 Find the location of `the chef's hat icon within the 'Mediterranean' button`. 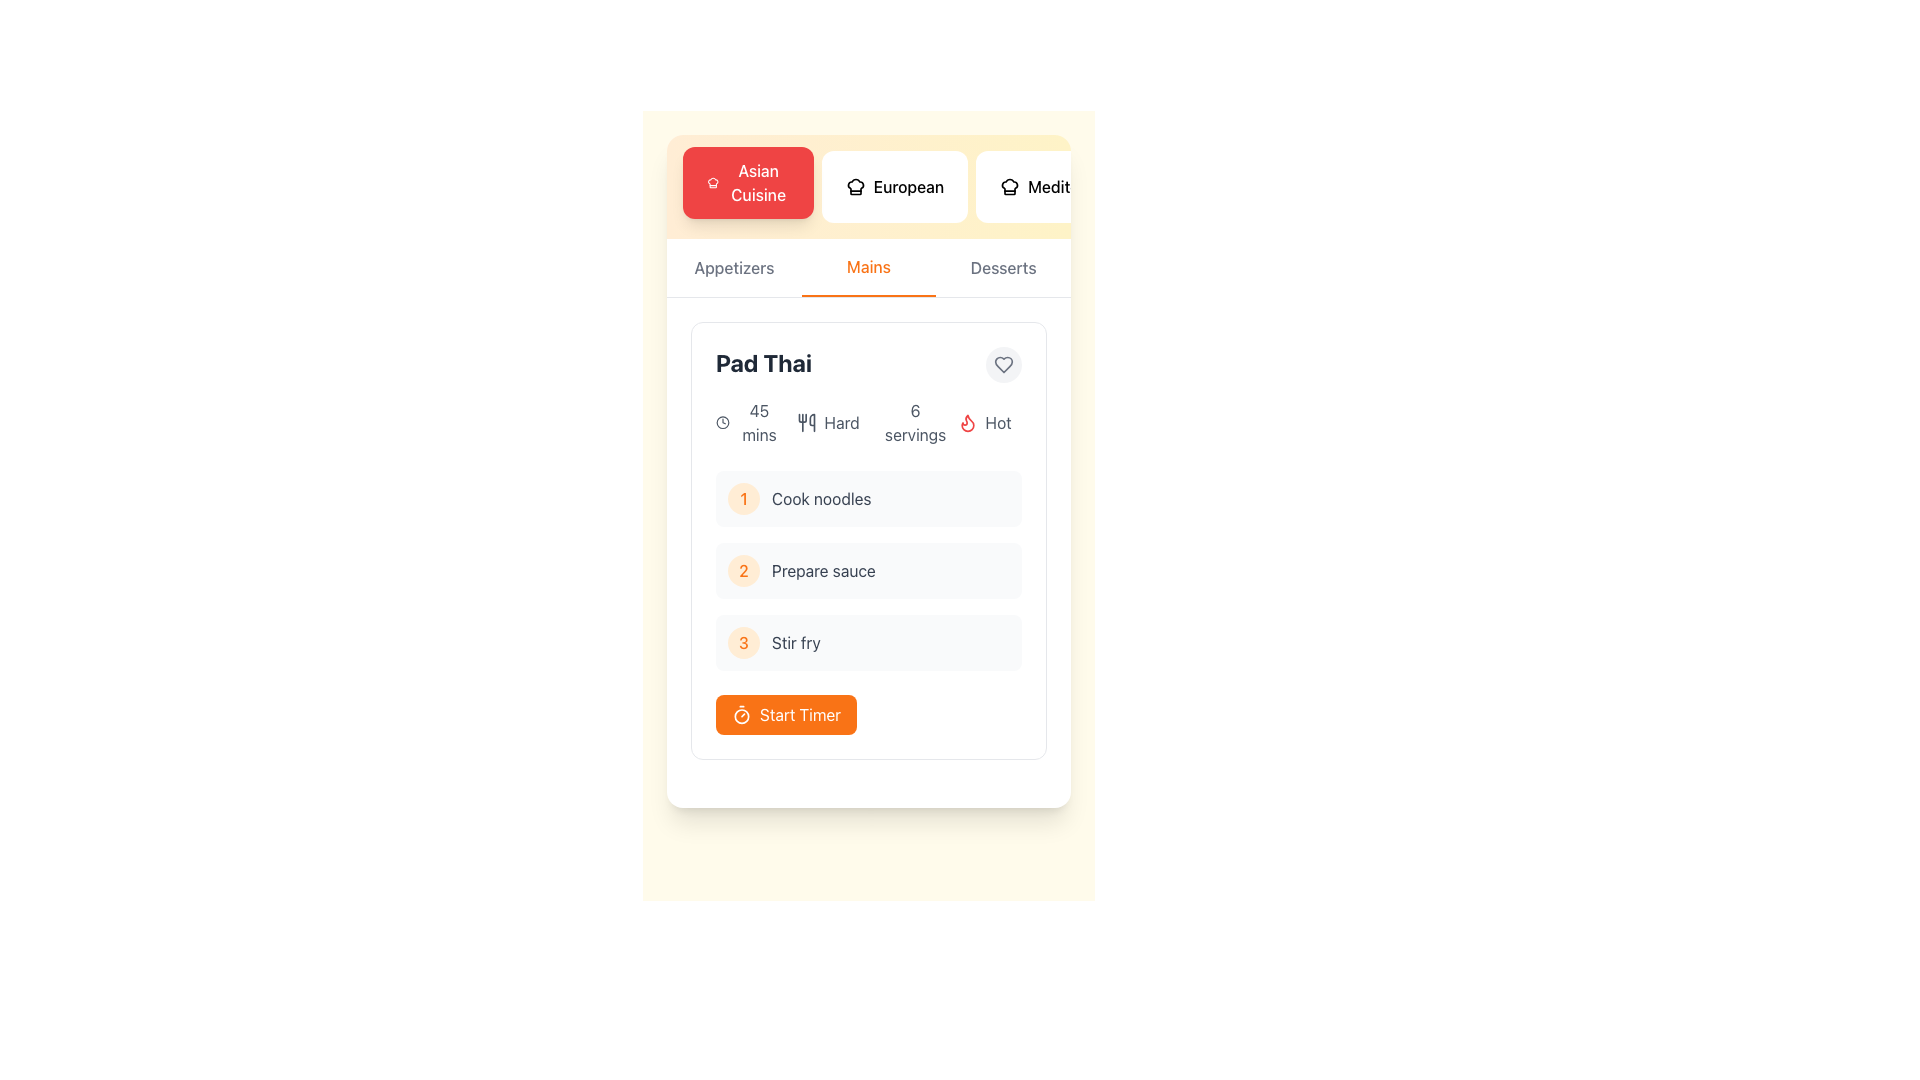

the chef's hat icon within the 'Mediterranean' button is located at coordinates (1009, 186).